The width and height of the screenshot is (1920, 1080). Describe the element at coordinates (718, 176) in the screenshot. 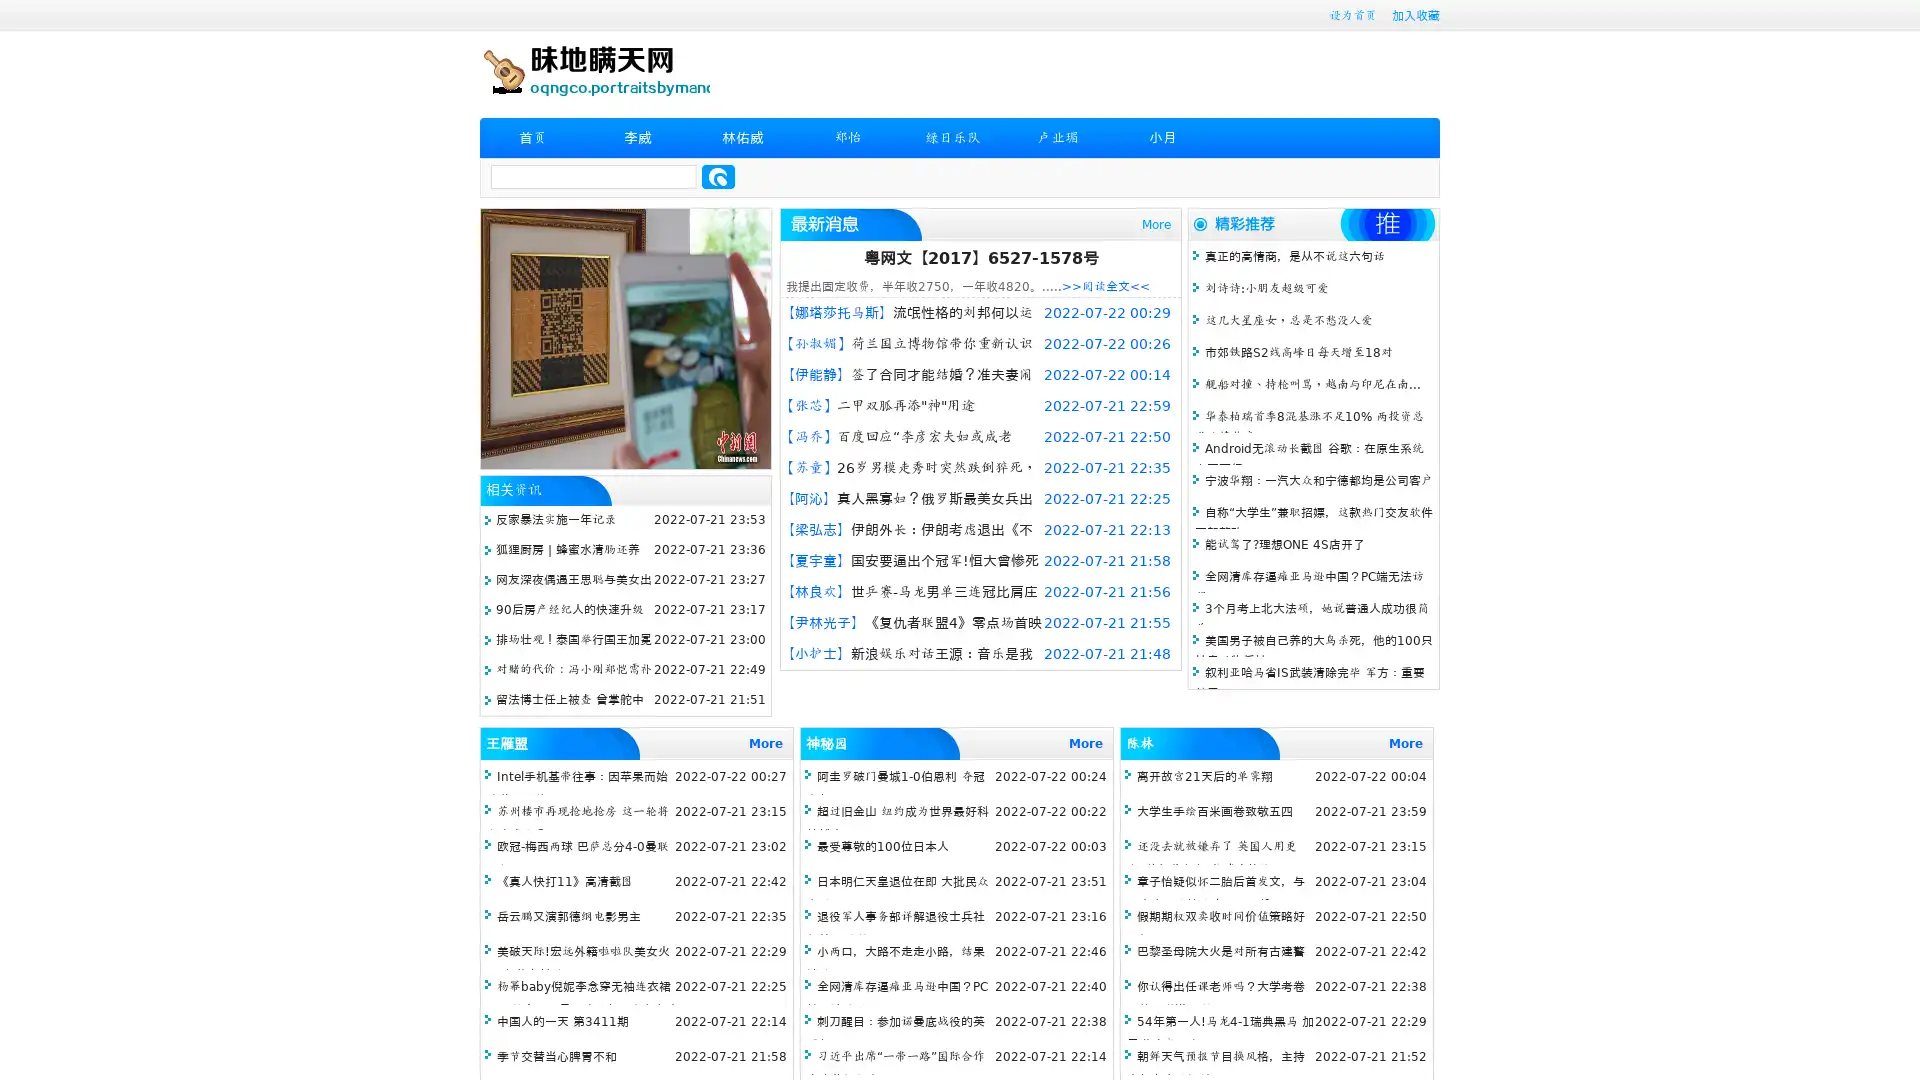

I see `Search` at that location.